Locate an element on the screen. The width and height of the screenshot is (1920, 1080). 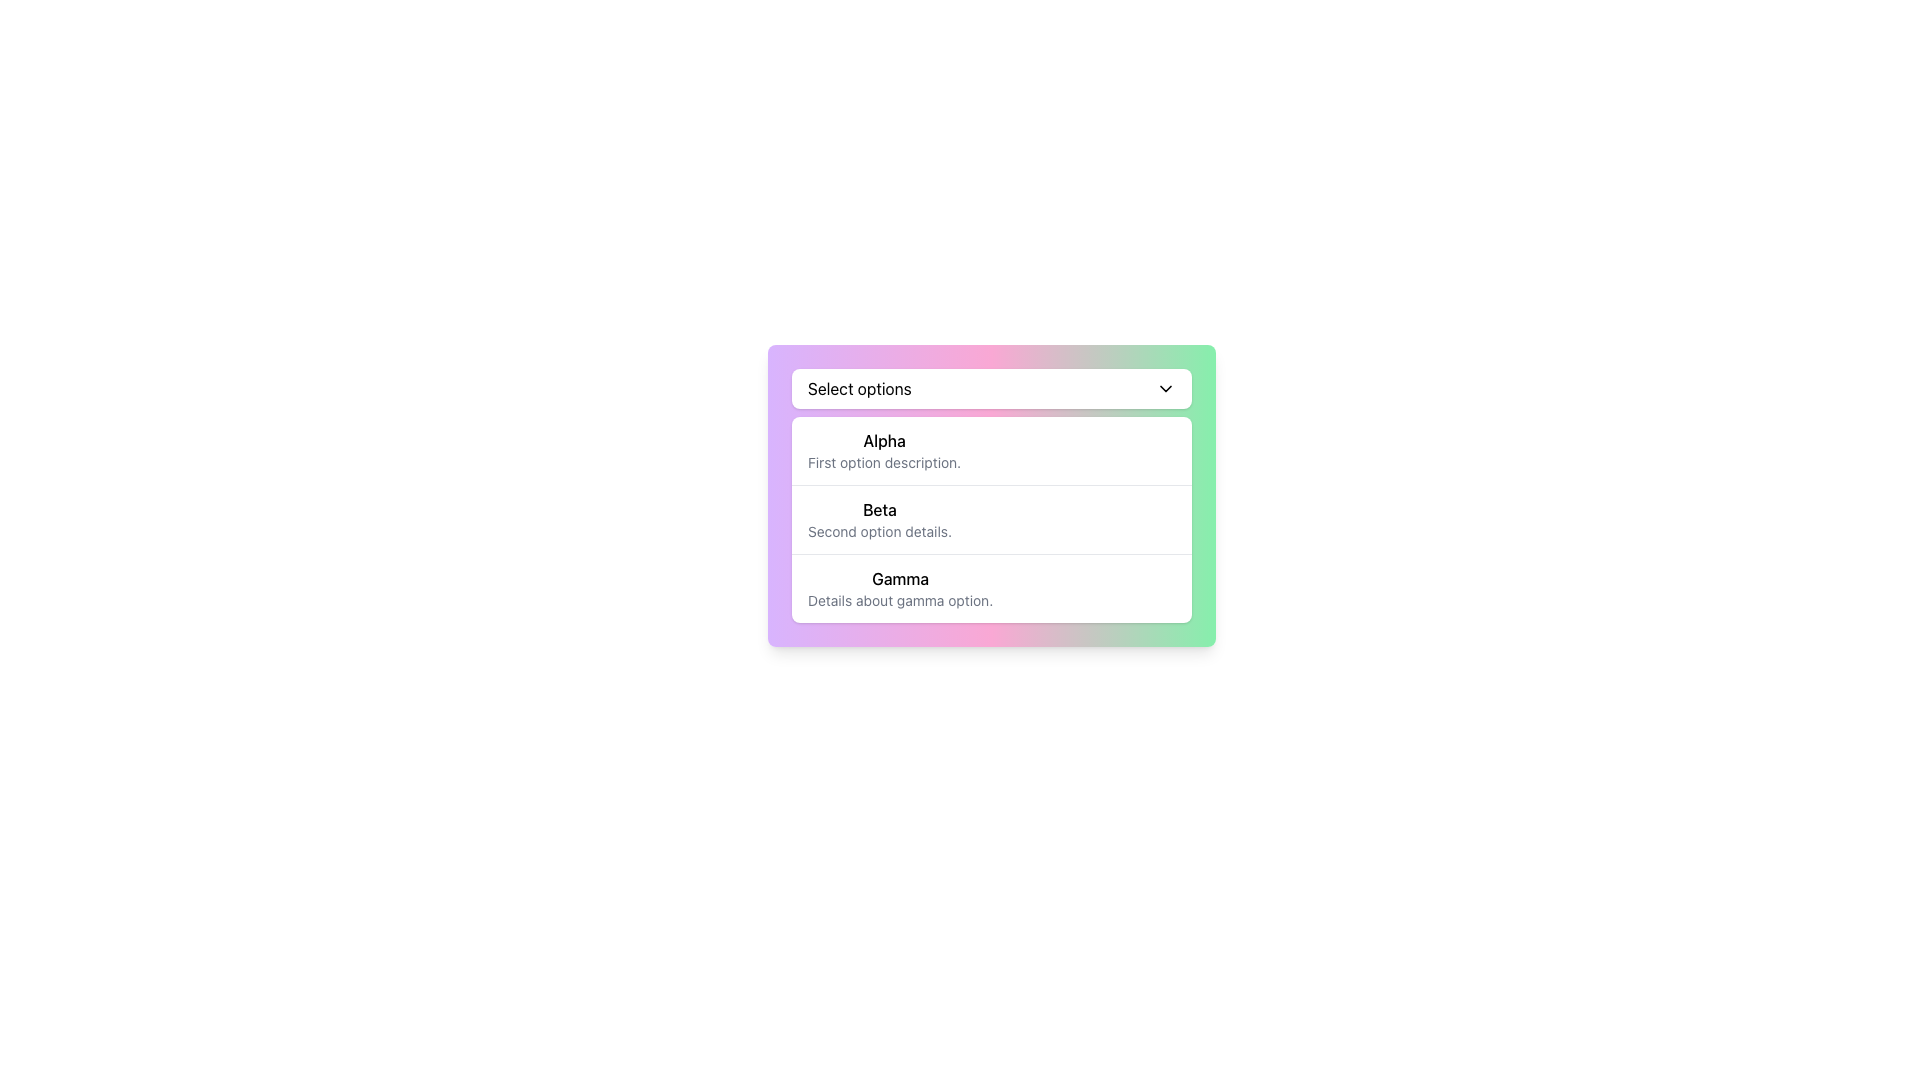
the 'Beta' option in the dropdown menu styled with a gradient background and rounded corners, positioned below 'Alpha' and above 'Gamma' is located at coordinates (992, 495).